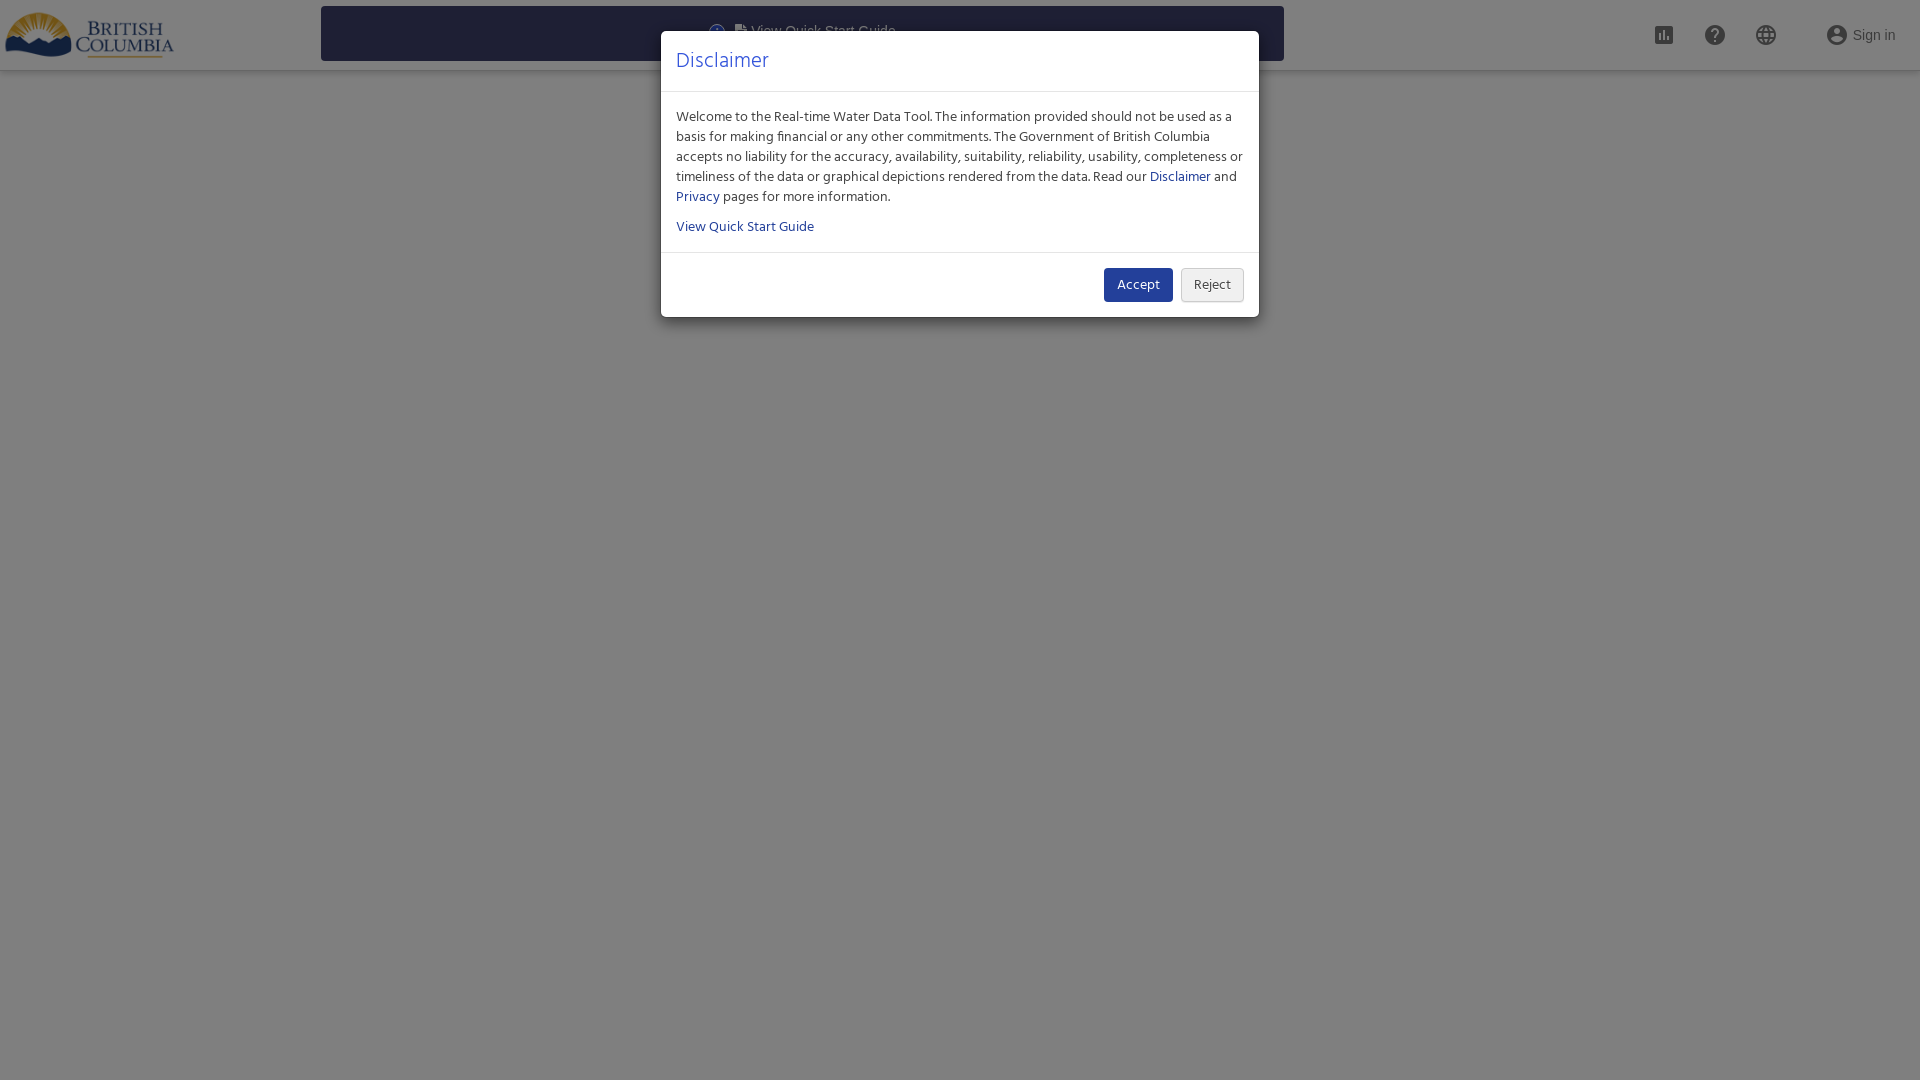 The height and width of the screenshot is (1080, 1920). What do you see at coordinates (676, 196) in the screenshot?
I see `'Privacy'` at bounding box center [676, 196].